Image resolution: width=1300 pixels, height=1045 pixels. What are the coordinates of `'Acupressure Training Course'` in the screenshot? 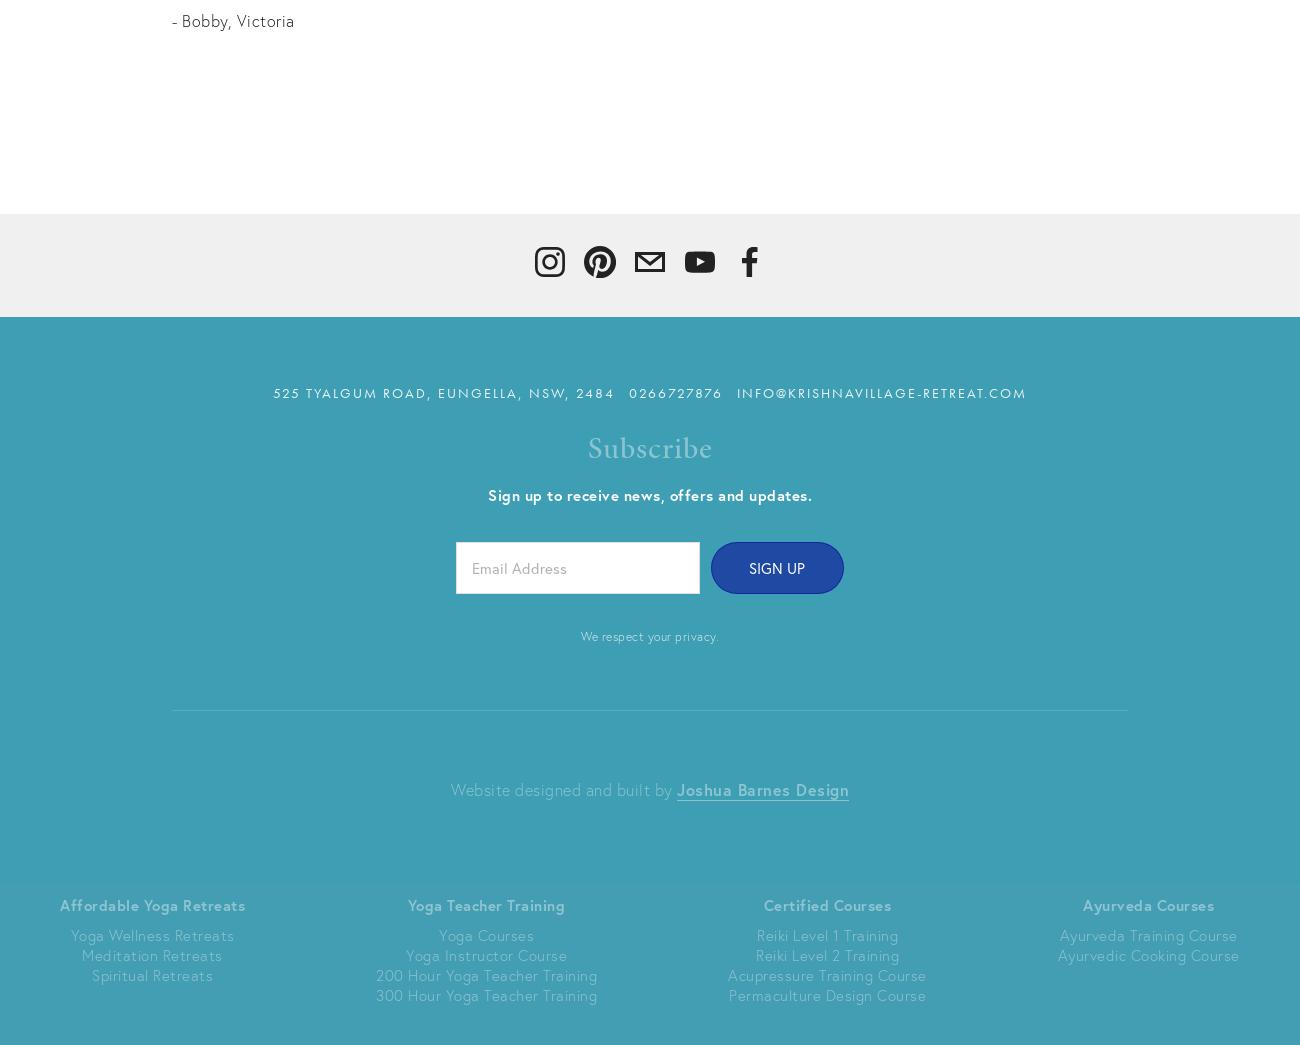 It's located at (827, 973).